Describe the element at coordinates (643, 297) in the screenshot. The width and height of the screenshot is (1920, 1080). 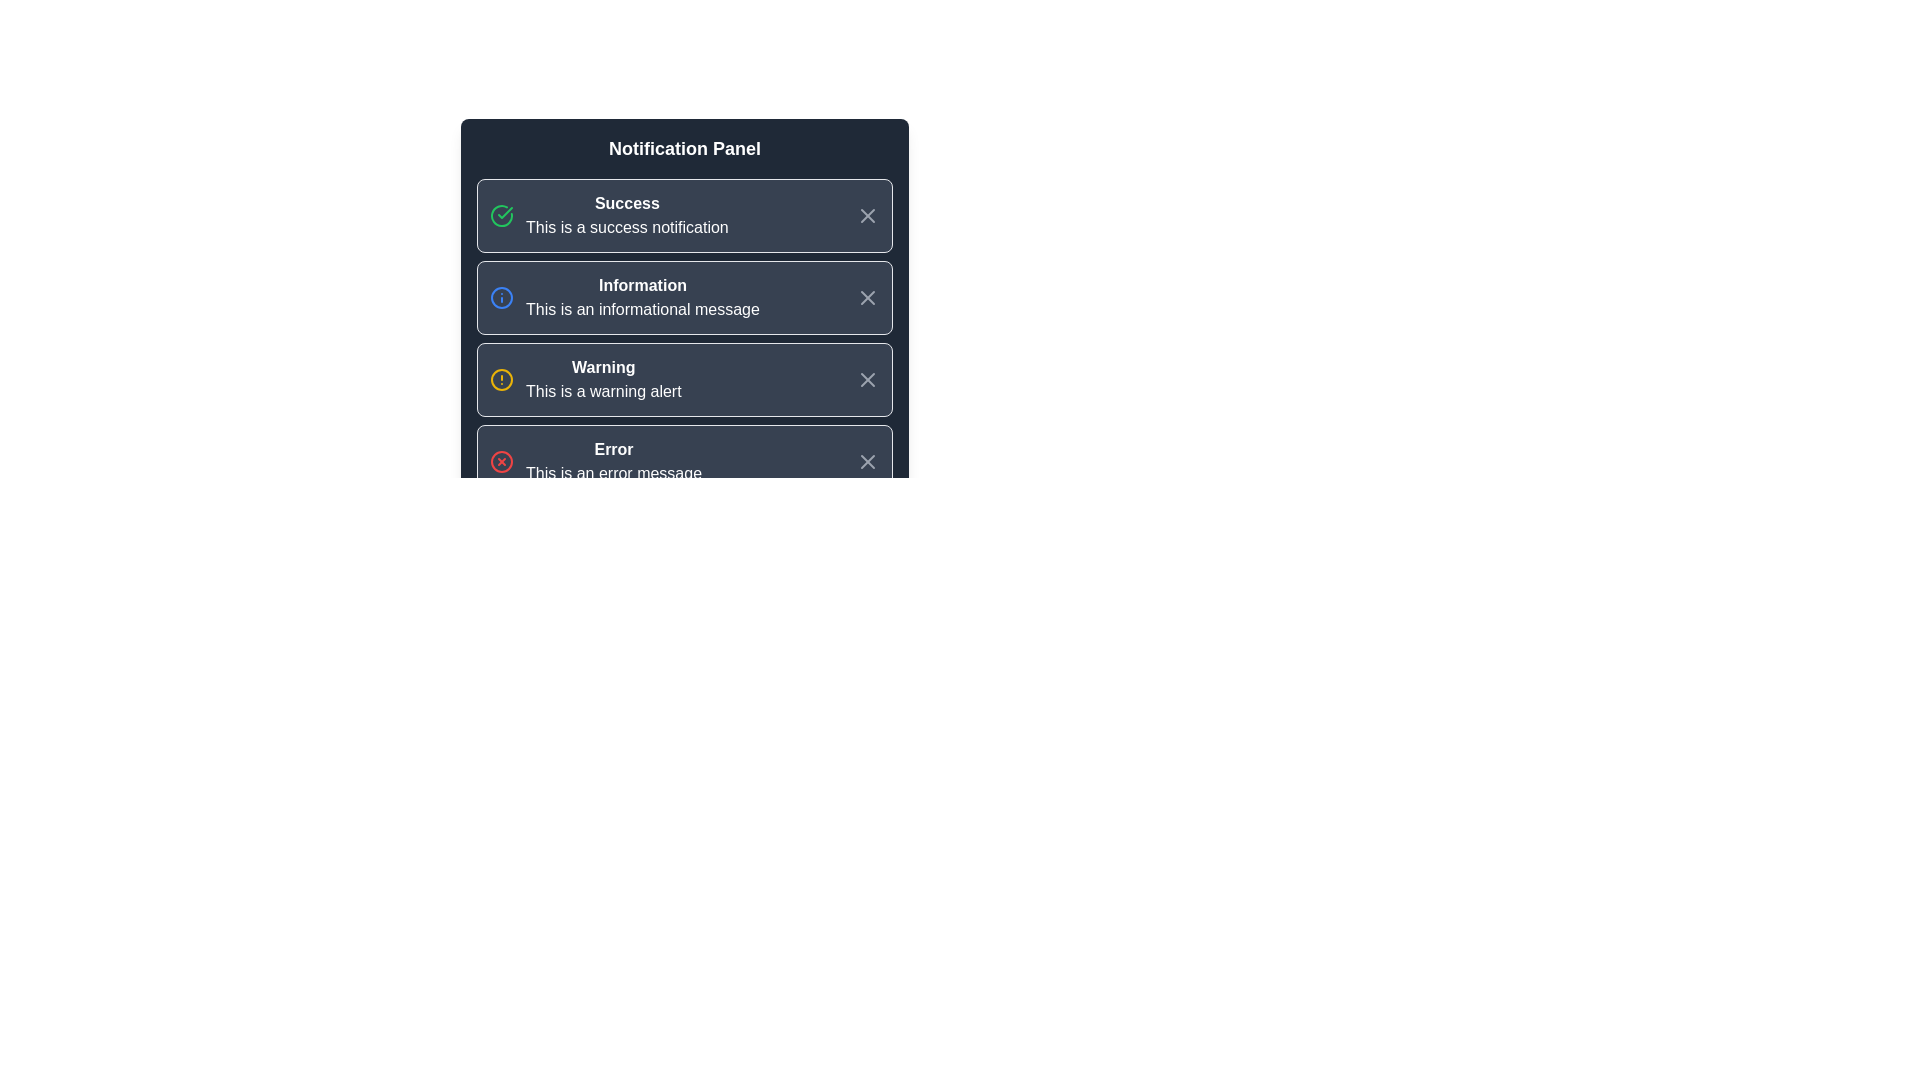
I see `the notification displaying 'Information' with the message 'This is an informational message' in the Notification Panel` at that location.